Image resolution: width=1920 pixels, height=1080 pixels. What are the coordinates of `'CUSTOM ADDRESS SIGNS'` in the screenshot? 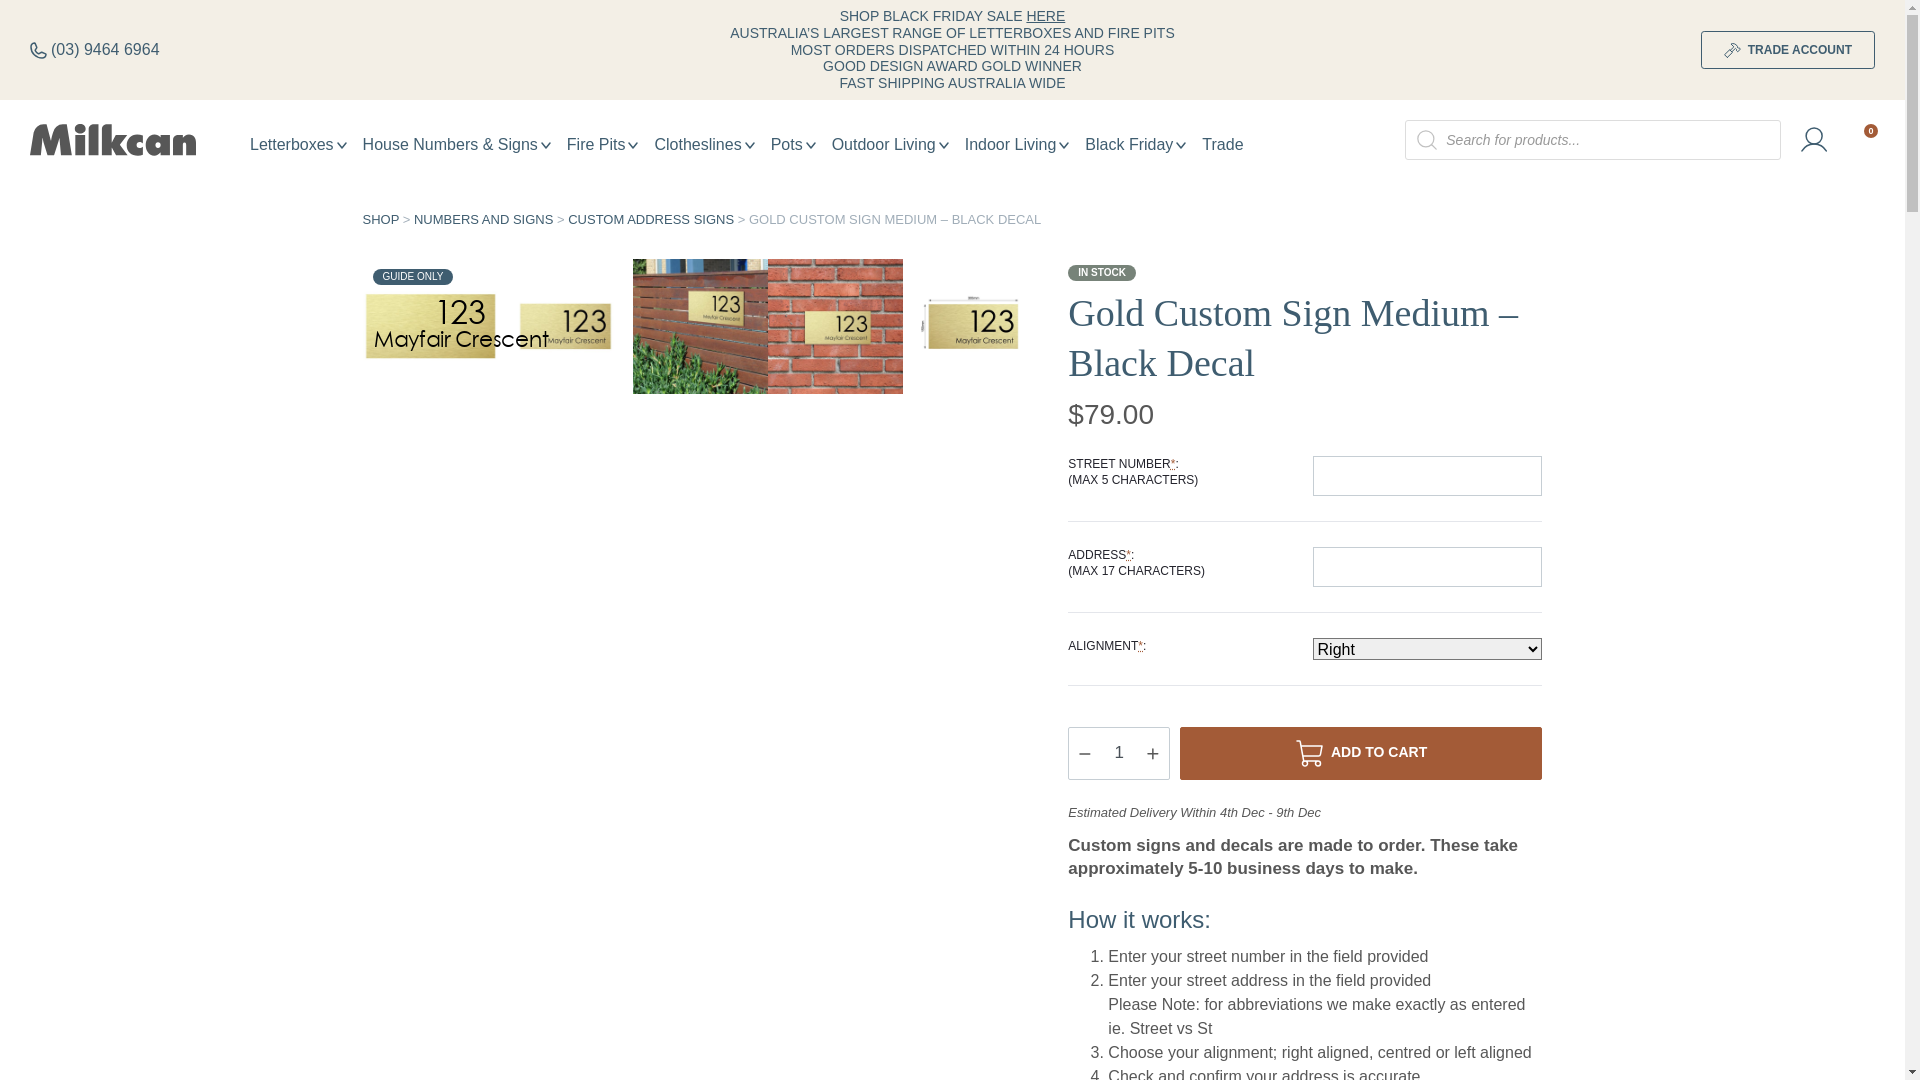 It's located at (651, 219).